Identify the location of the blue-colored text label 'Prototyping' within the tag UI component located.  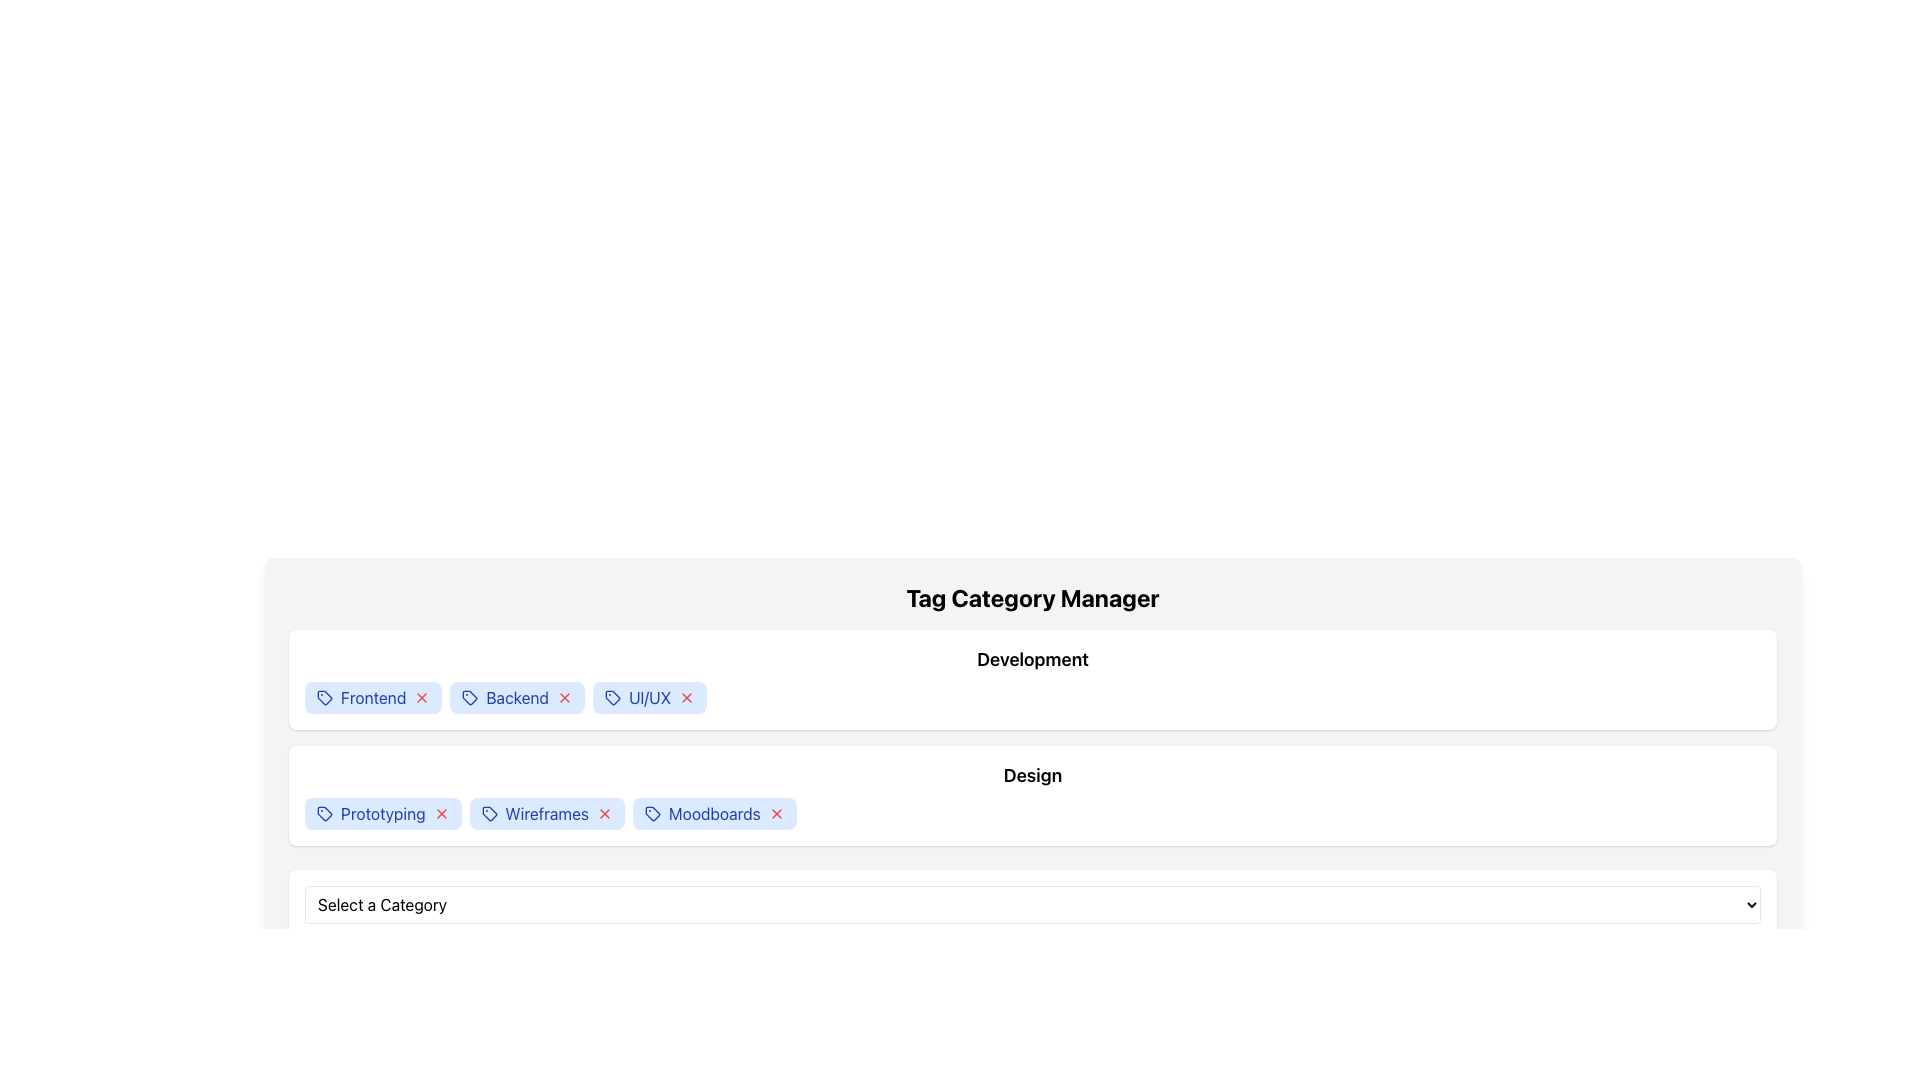
(383, 813).